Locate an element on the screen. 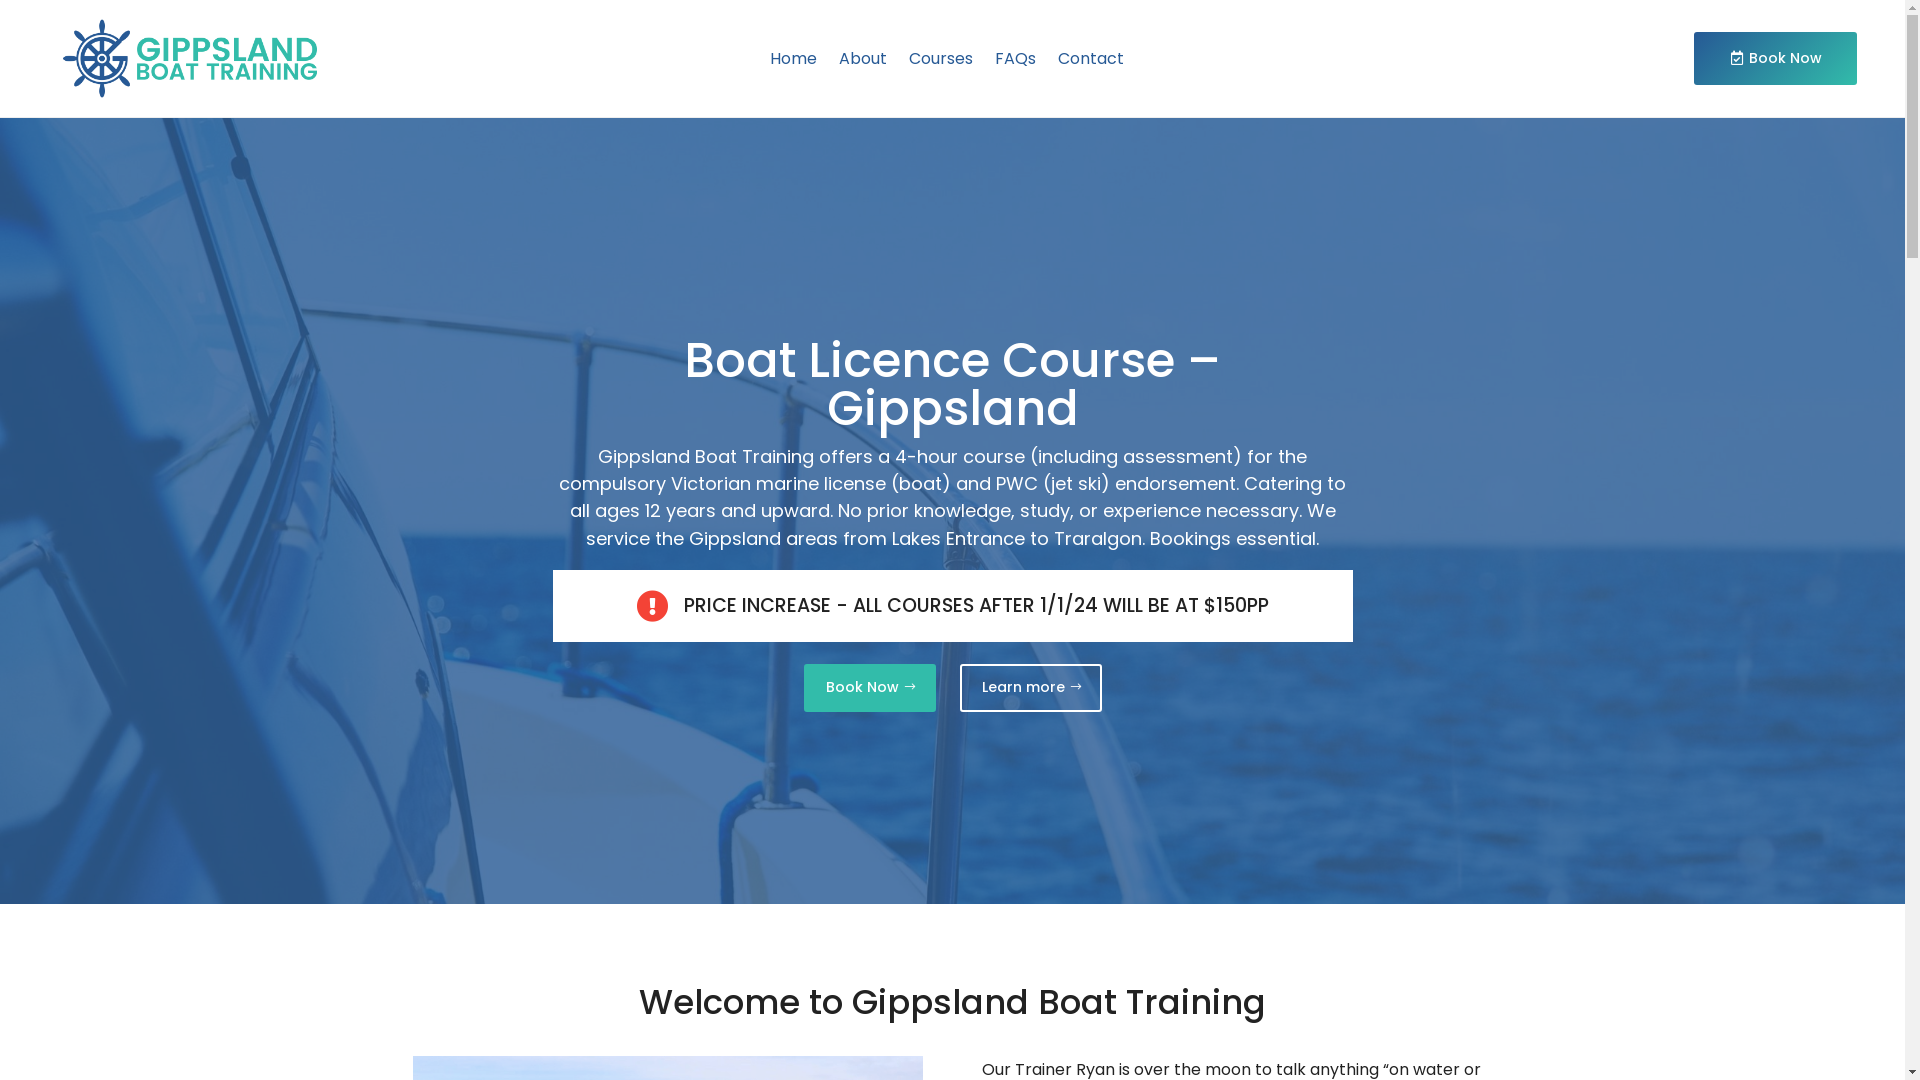 Image resolution: width=1920 pixels, height=1080 pixels. 'Home' is located at coordinates (792, 57).